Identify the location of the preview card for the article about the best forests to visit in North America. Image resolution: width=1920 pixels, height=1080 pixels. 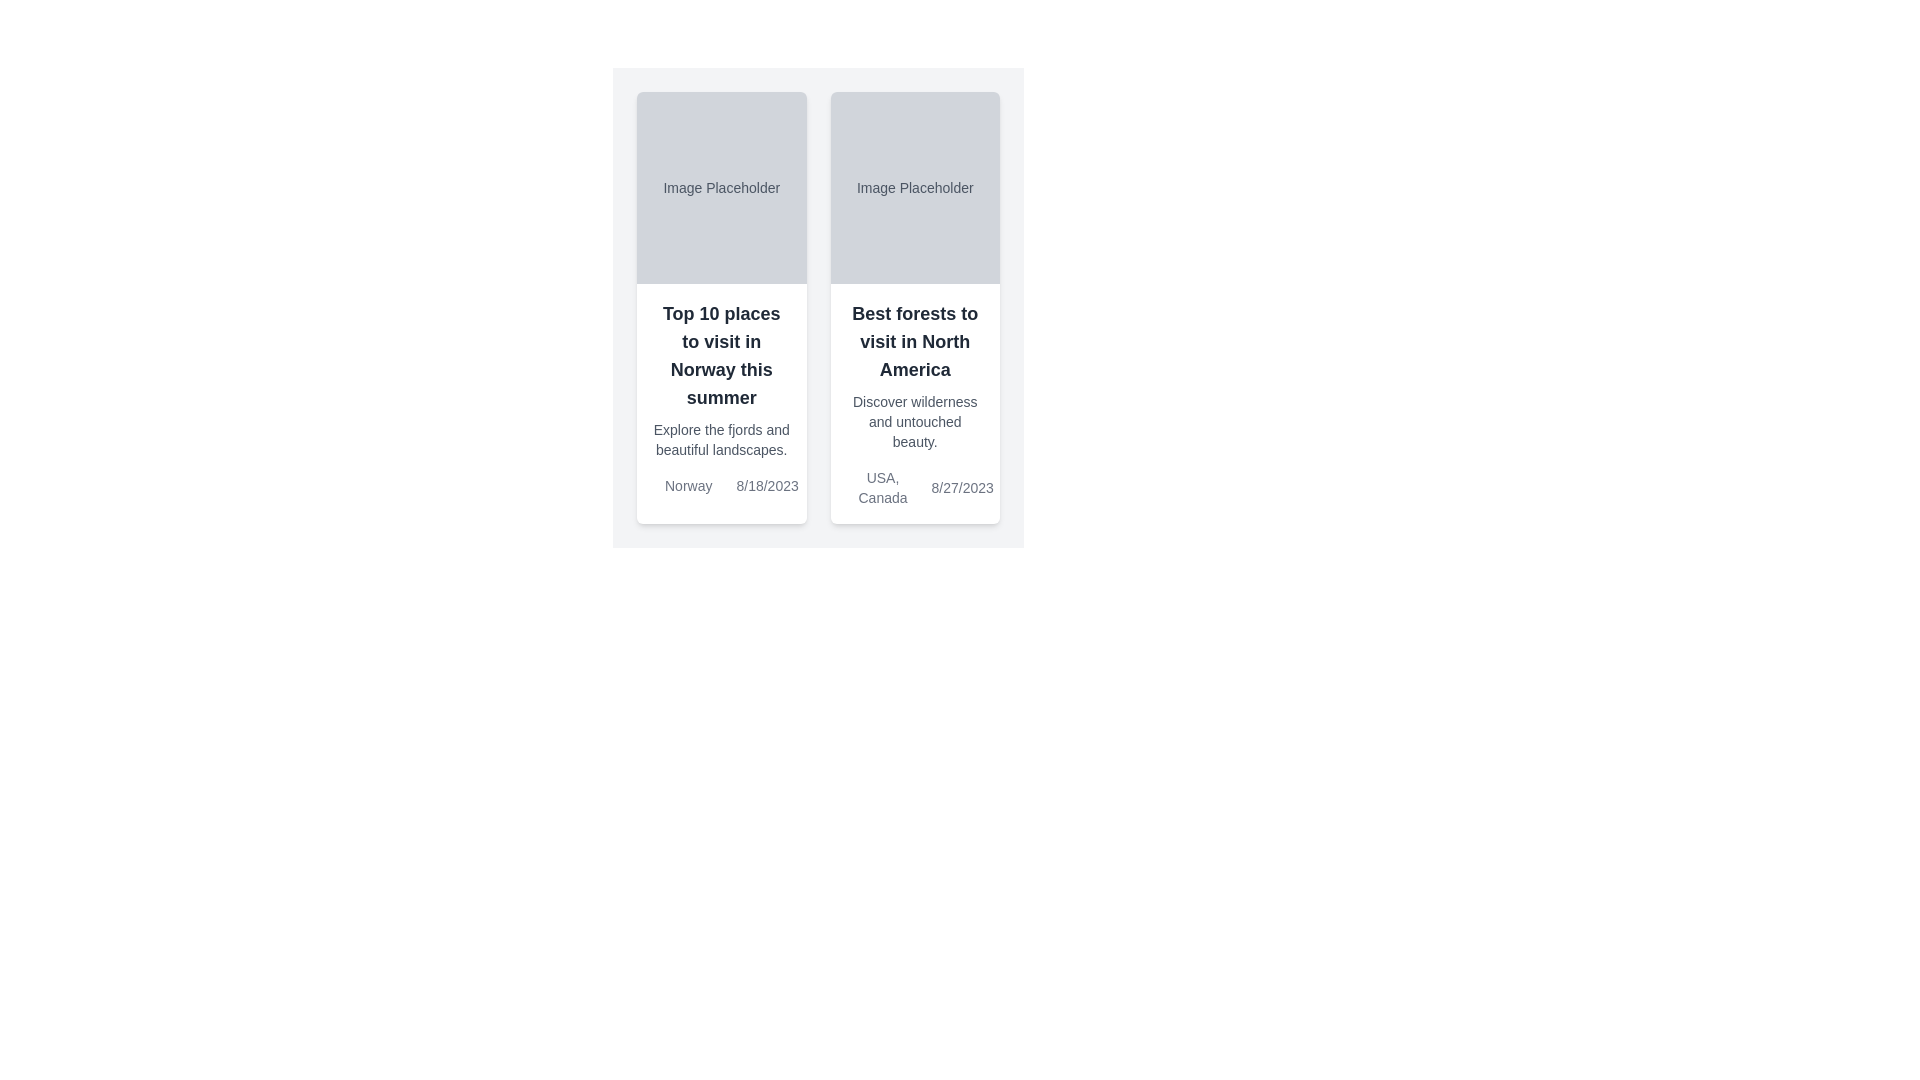
(914, 308).